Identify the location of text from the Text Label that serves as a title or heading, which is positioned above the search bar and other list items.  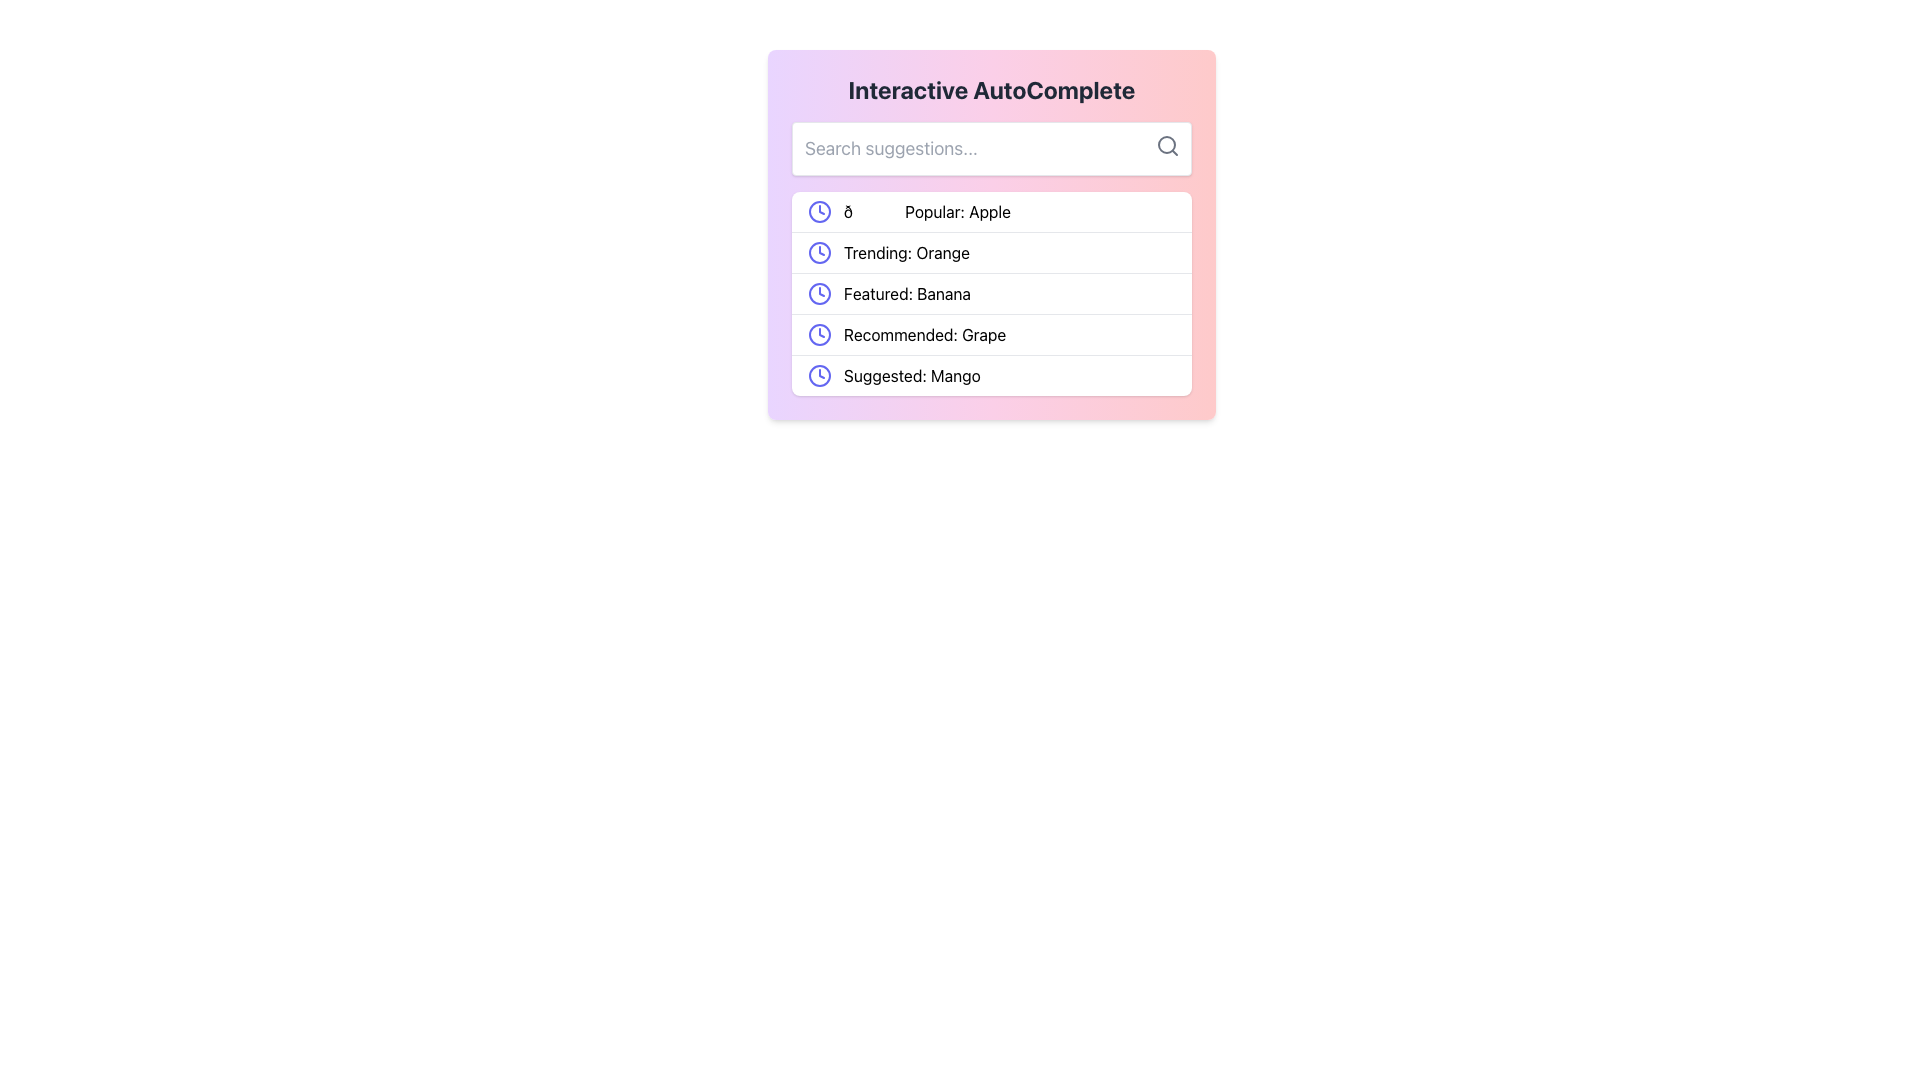
(992, 88).